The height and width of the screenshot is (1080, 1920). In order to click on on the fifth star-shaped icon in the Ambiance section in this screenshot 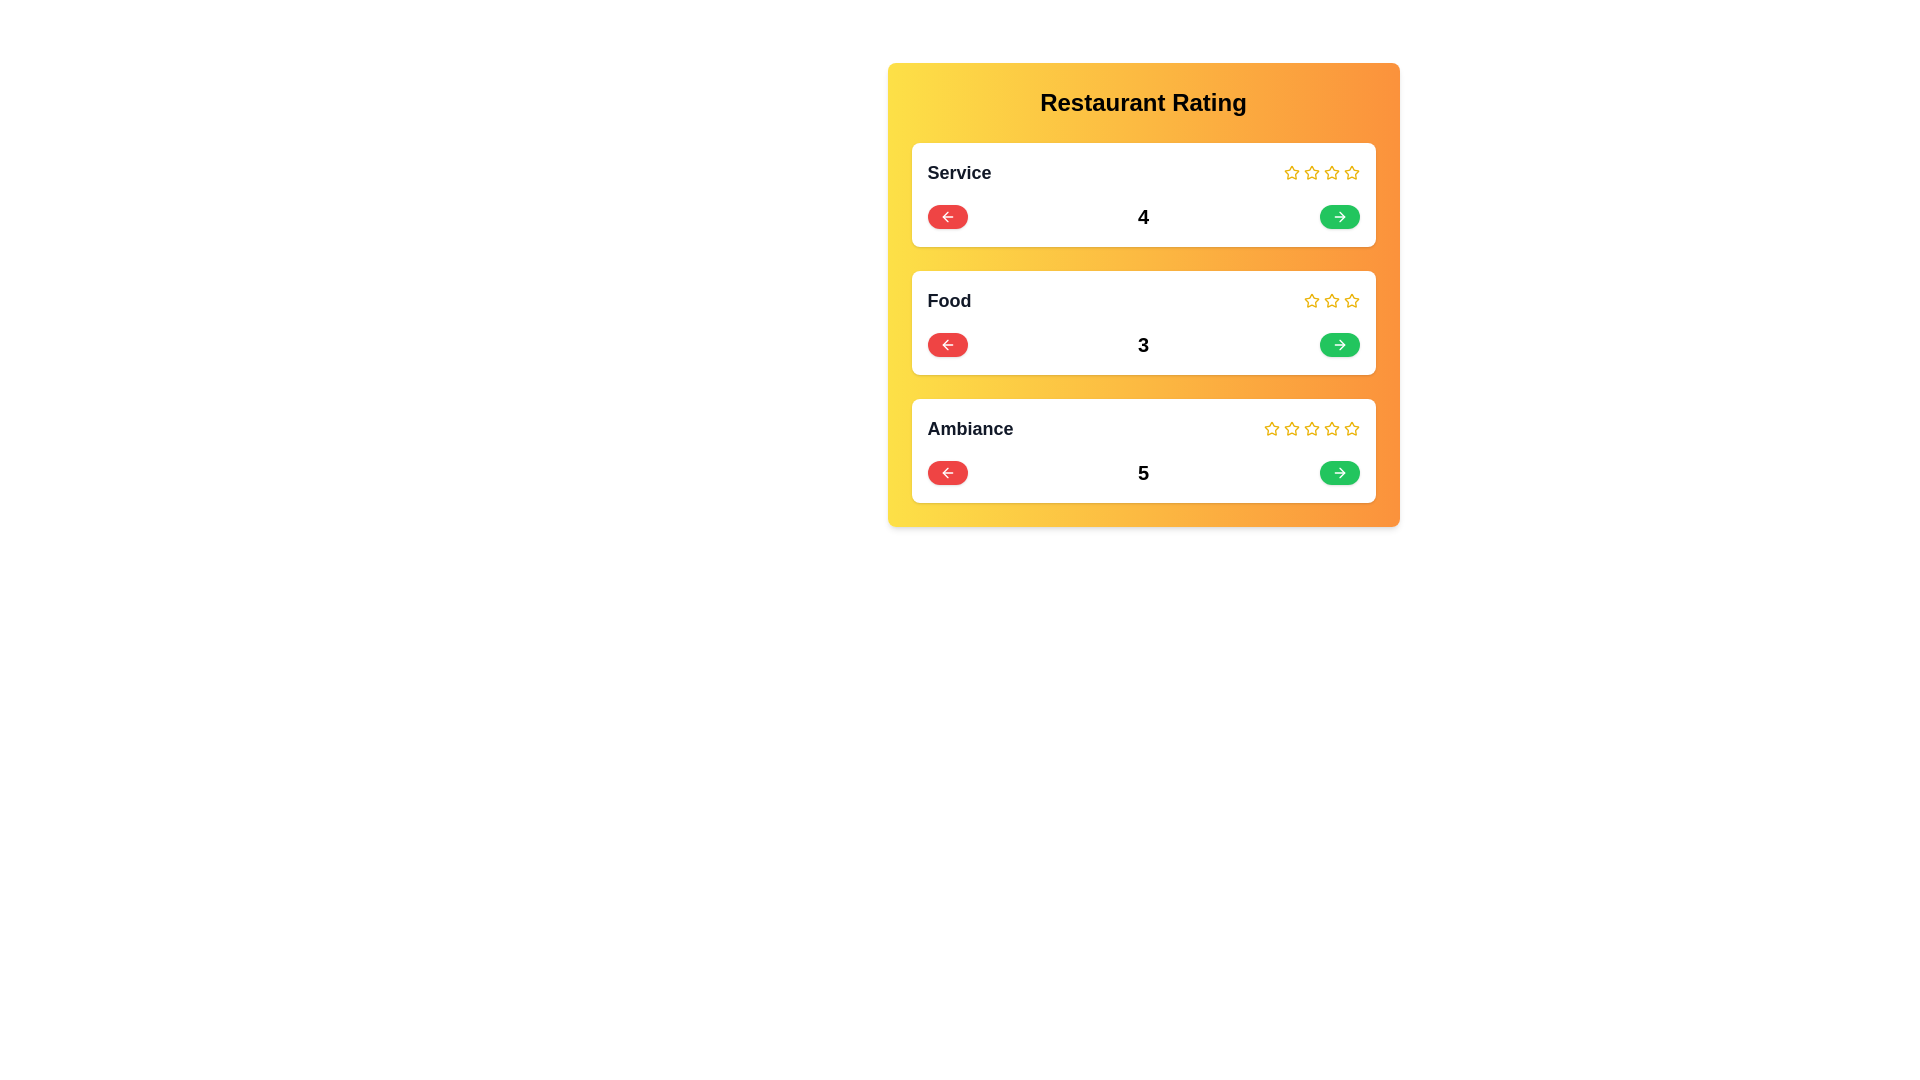, I will do `click(1350, 427)`.